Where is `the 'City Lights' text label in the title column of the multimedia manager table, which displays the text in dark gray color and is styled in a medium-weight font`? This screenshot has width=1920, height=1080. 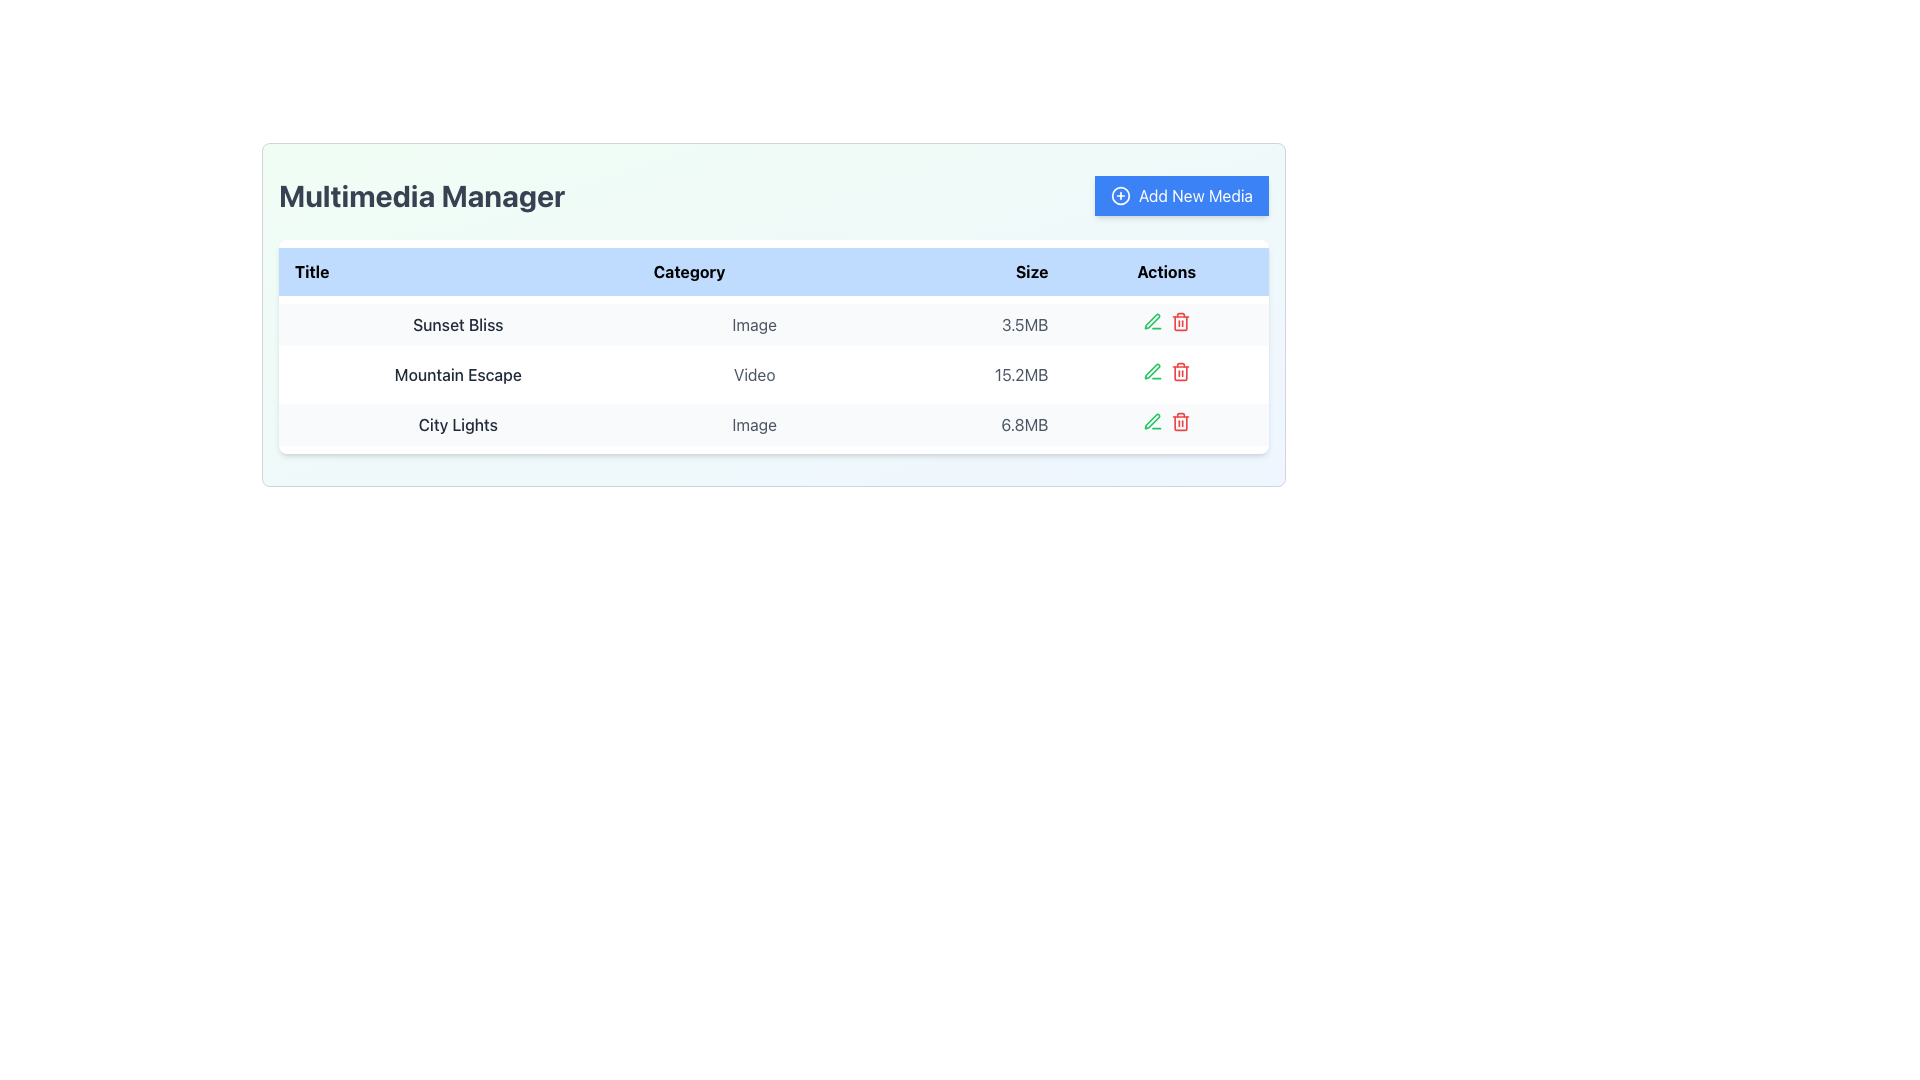 the 'City Lights' text label in the title column of the multimedia manager table, which displays the text in dark gray color and is styled in a medium-weight font is located at coordinates (457, 423).